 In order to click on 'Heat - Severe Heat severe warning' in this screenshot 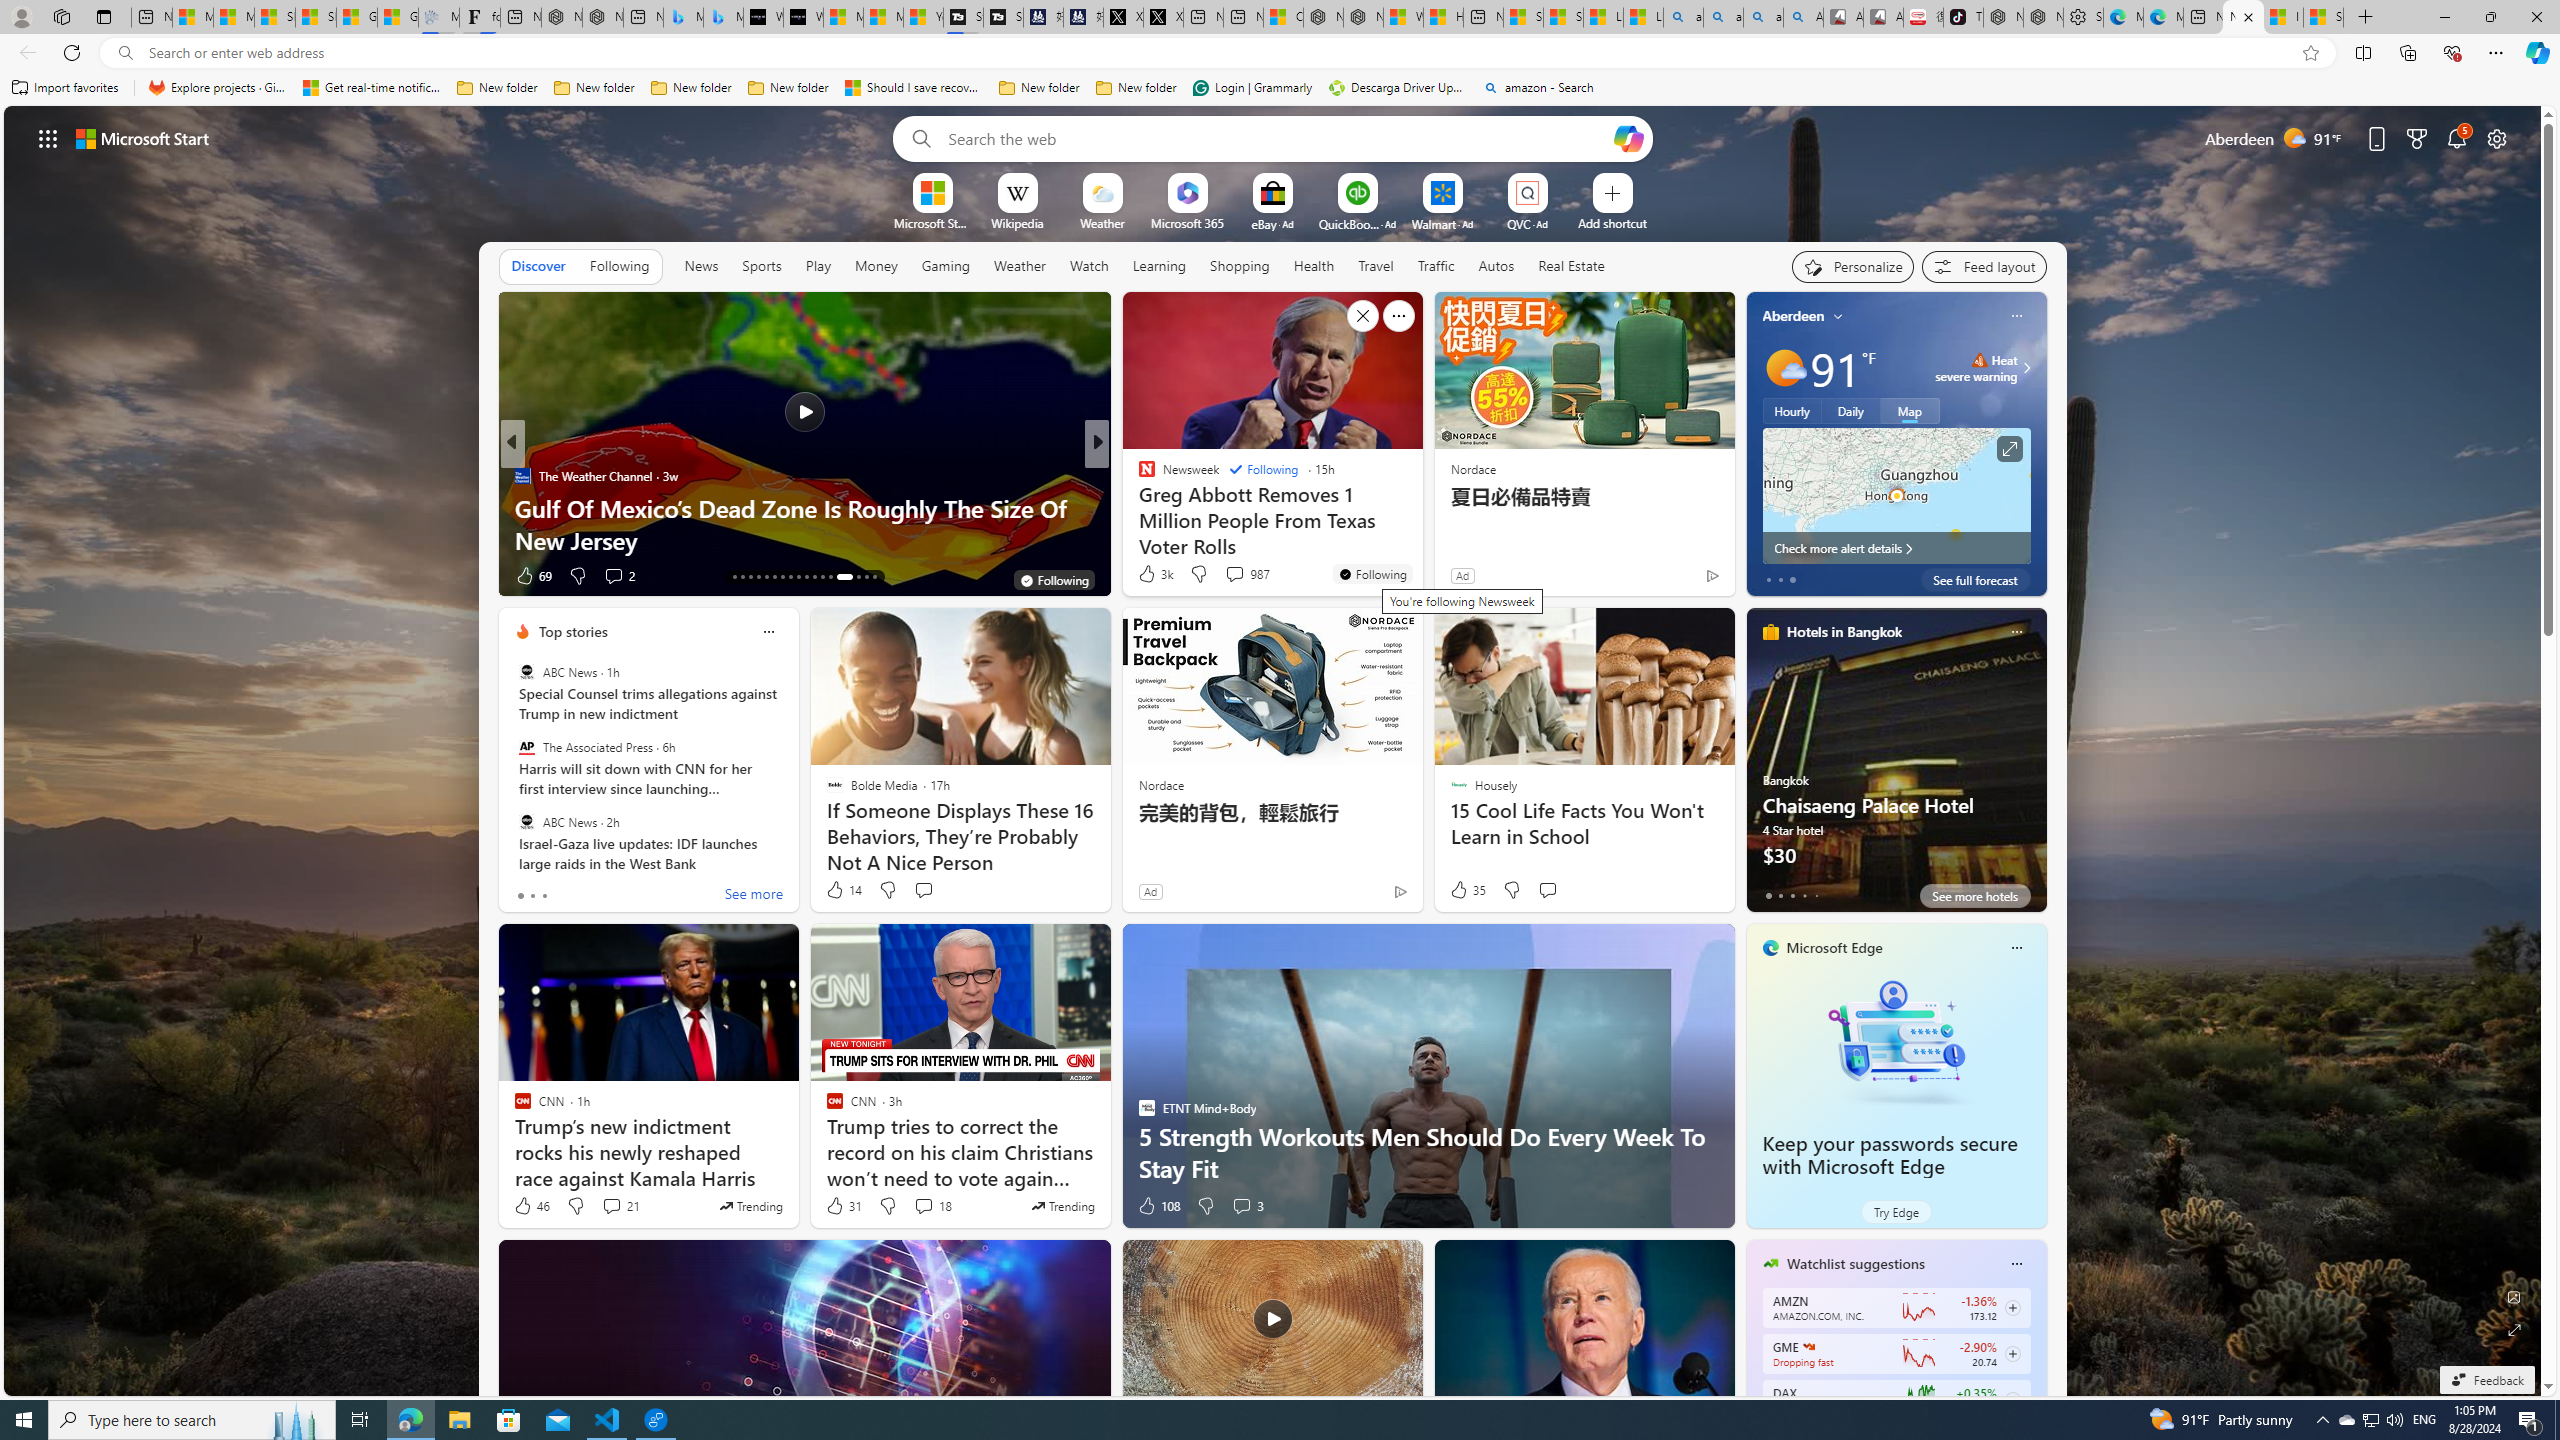, I will do `click(1976, 367)`.